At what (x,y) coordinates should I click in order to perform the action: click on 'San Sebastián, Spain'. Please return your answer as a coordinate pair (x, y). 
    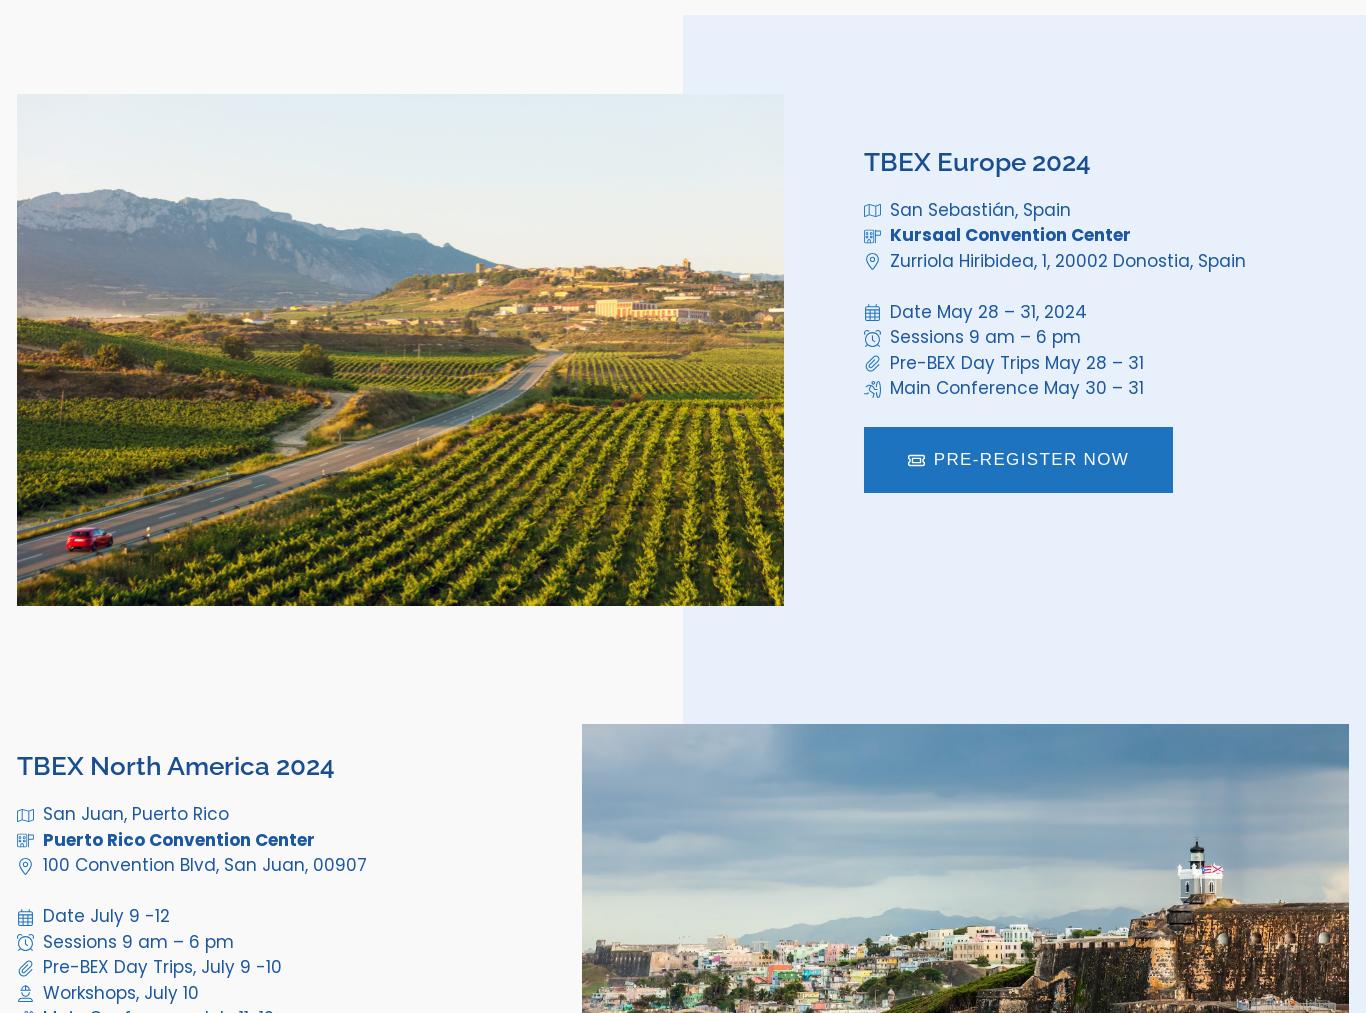
    Looking at the image, I should click on (979, 207).